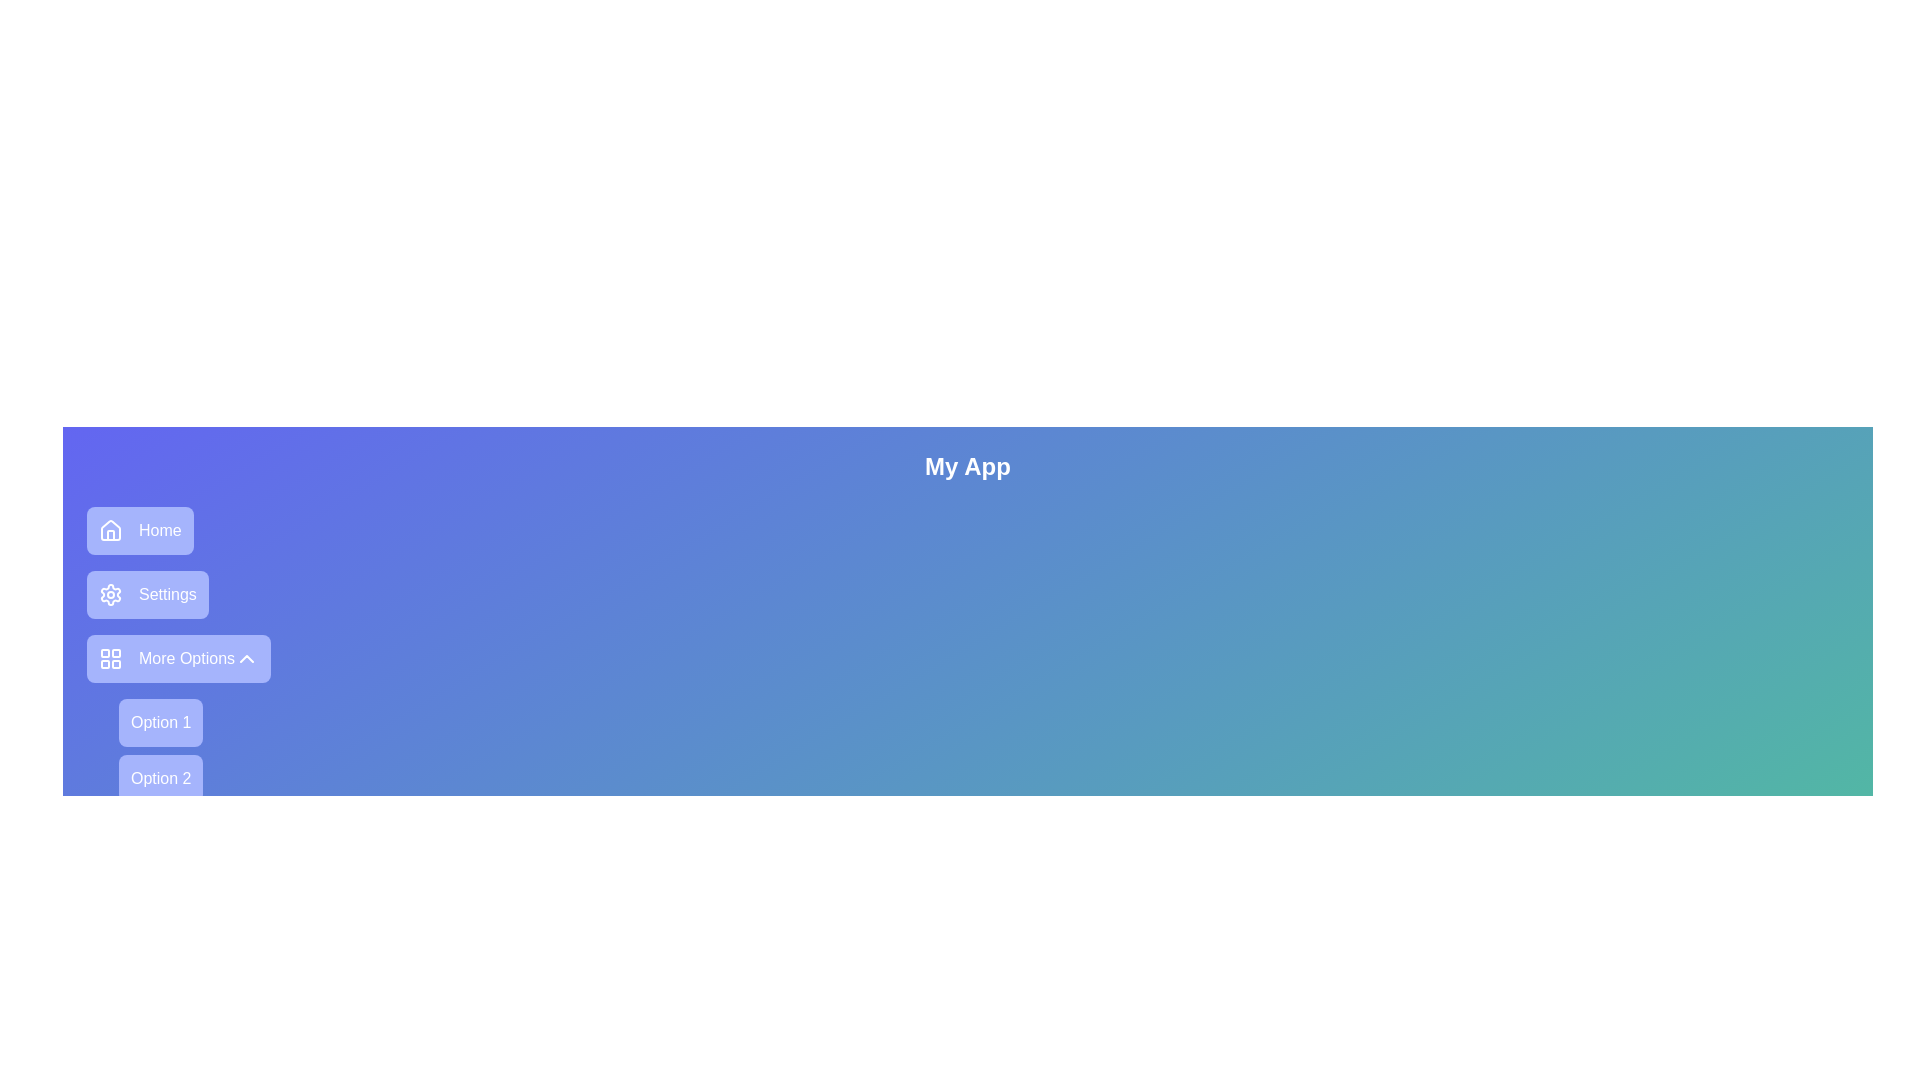 Image resolution: width=1920 pixels, height=1080 pixels. I want to click on the settings button located in the left vertical navigation panel, positioned beneath the 'Home' button and above the 'More Options' button, so click(146, 593).